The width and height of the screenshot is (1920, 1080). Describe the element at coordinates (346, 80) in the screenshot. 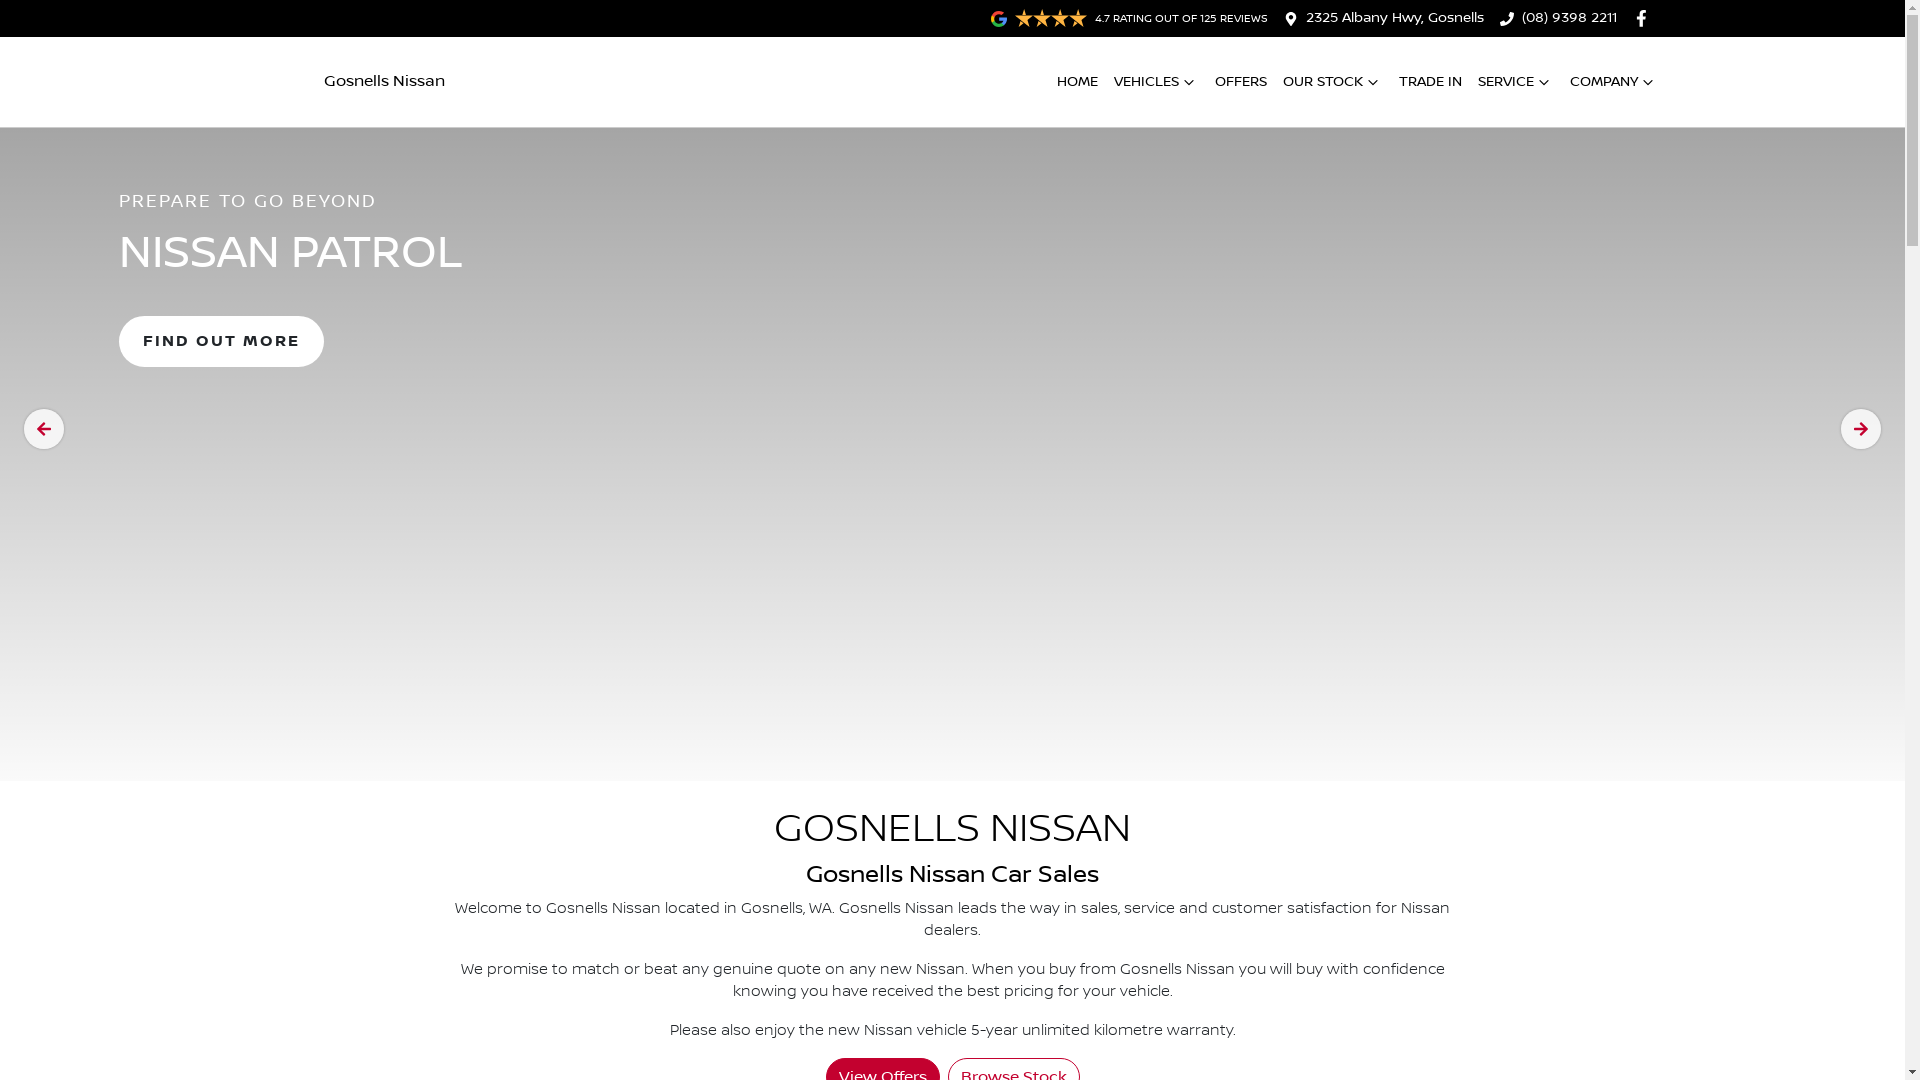

I see `'Gosnells Nissan'` at that location.